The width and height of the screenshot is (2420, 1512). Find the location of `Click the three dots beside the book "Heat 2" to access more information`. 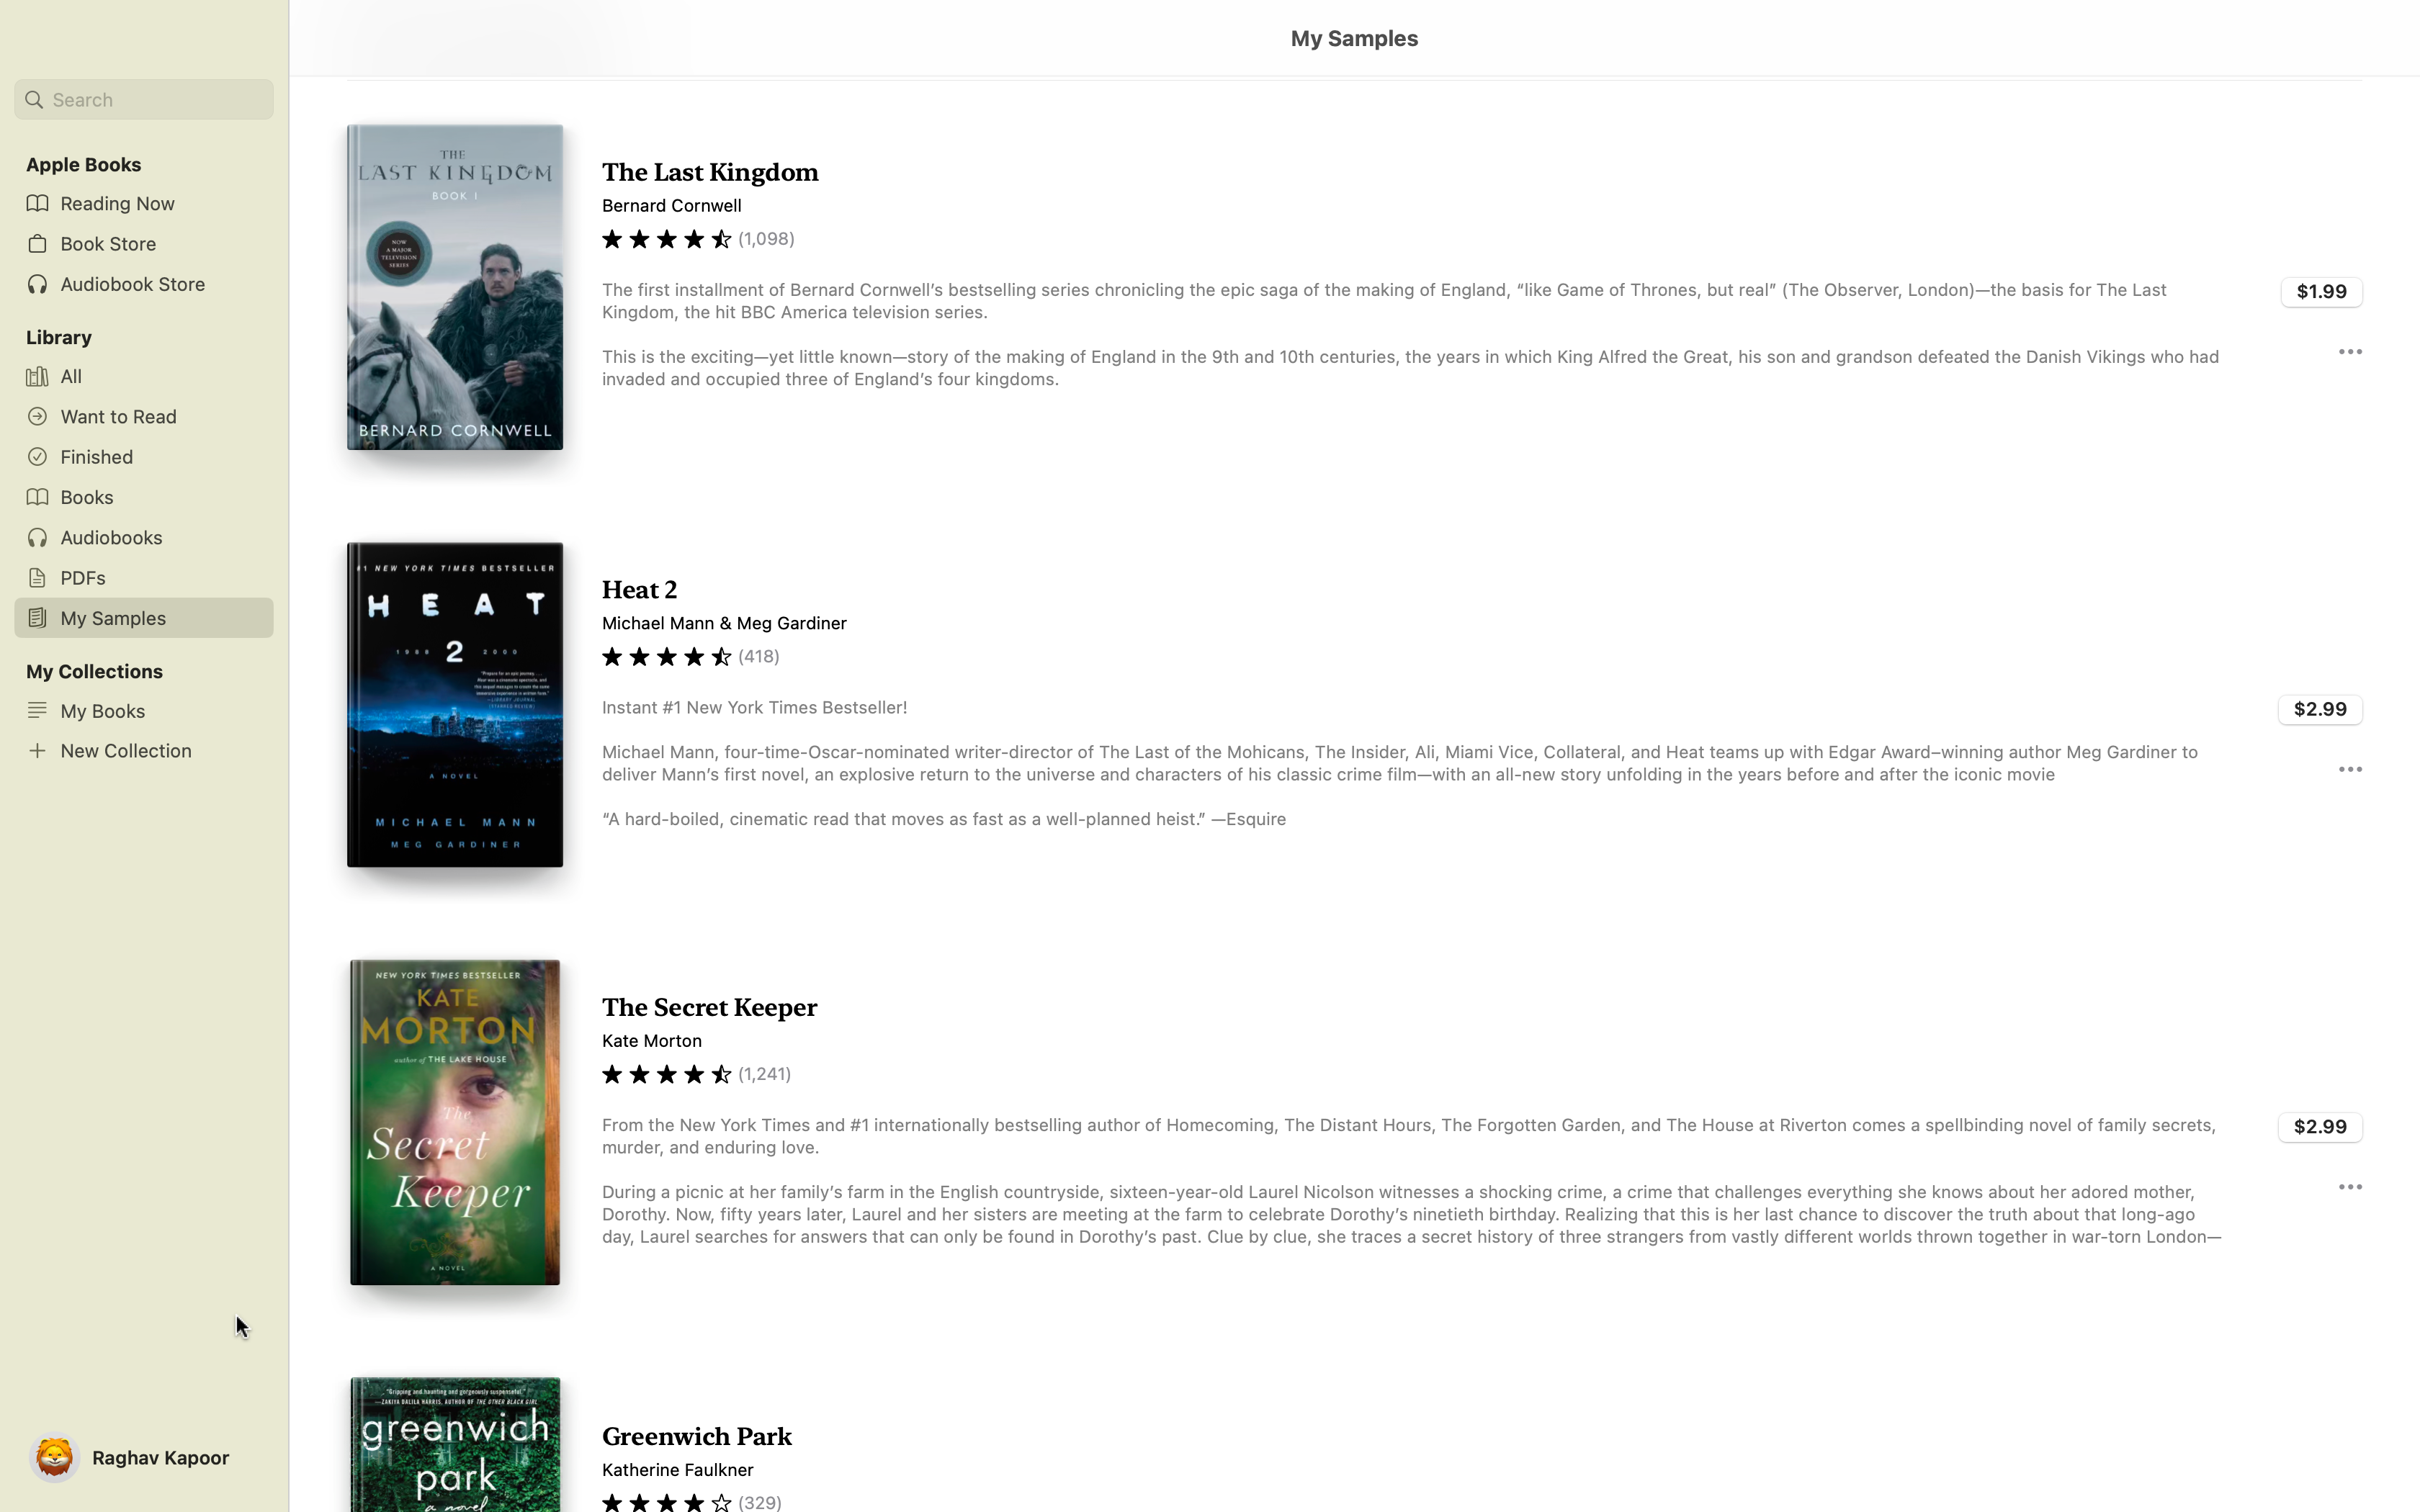

Click the three dots beside the book "Heat 2" to access more information is located at coordinates (2349, 768).